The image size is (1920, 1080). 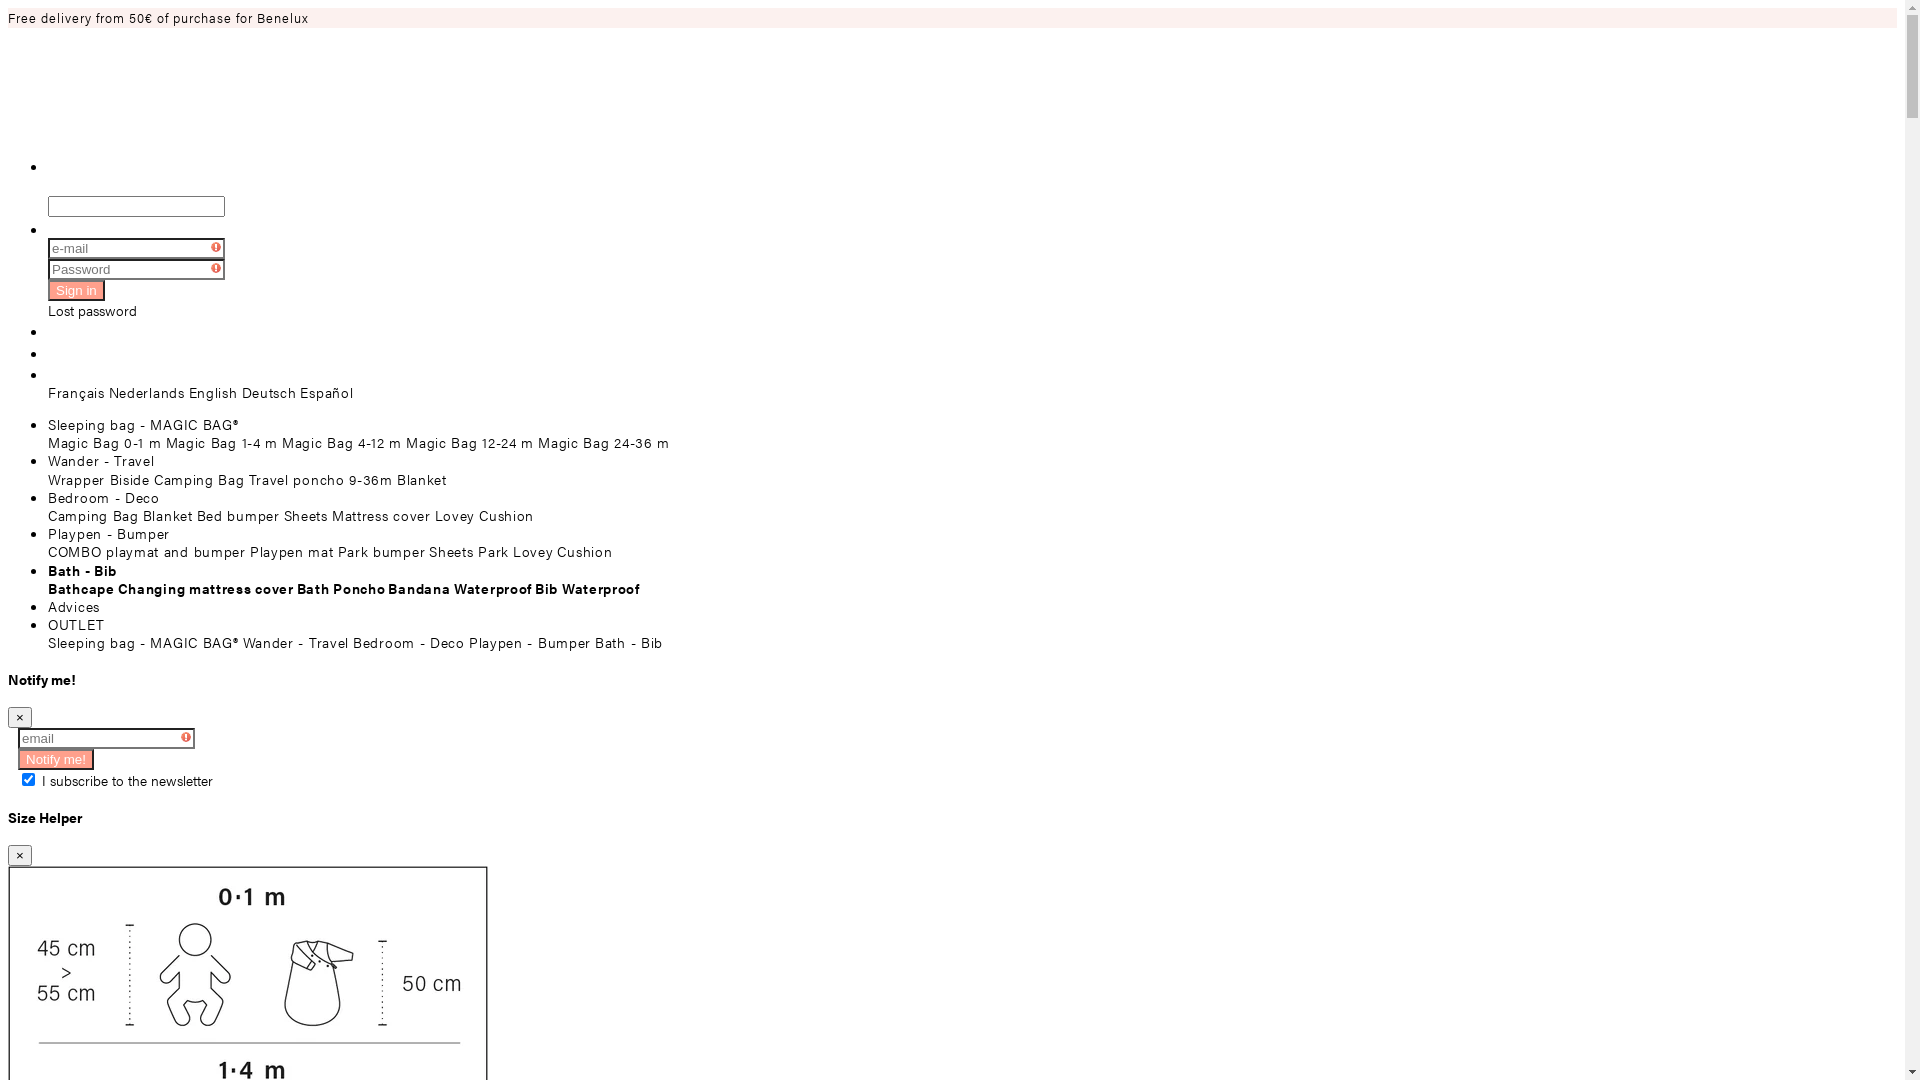 What do you see at coordinates (603, 441) in the screenshot?
I see `'Magic Bag 24-36 m'` at bounding box center [603, 441].